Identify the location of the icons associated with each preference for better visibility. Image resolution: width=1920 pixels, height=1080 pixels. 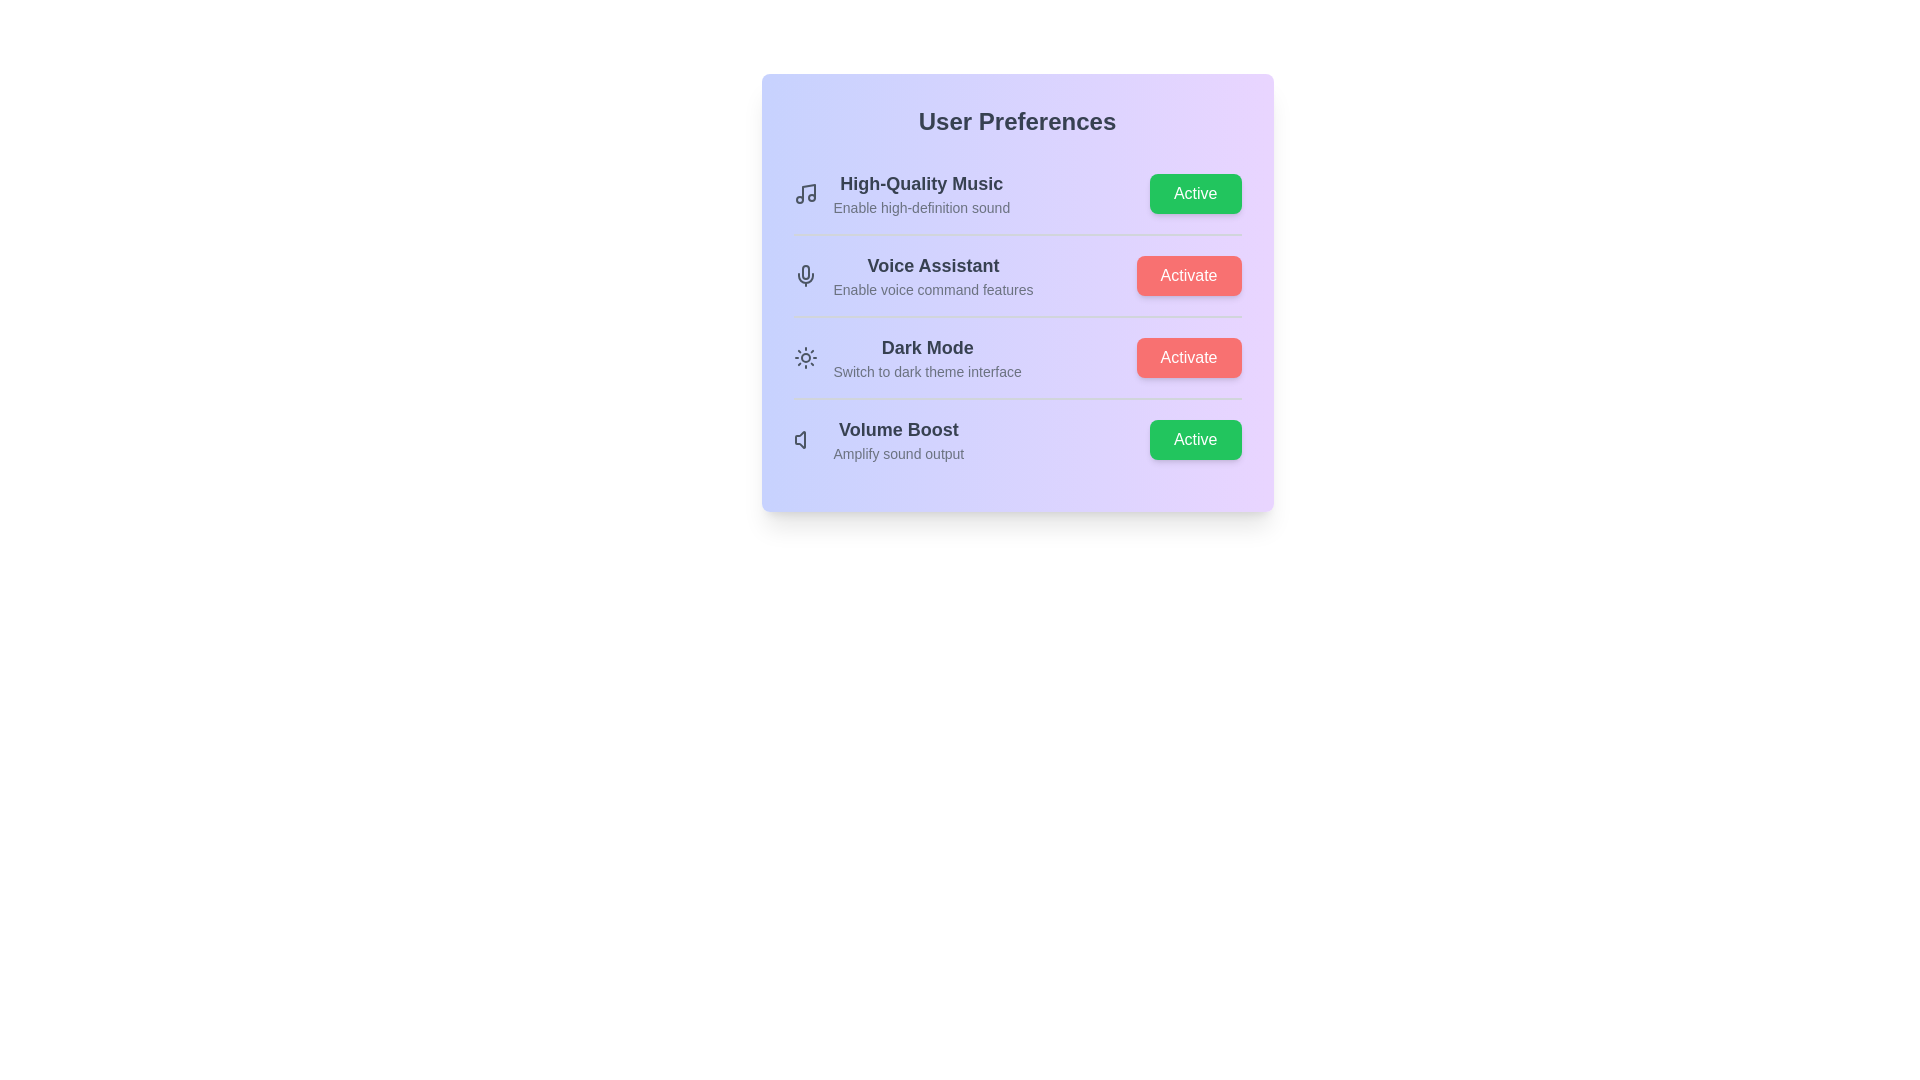
(805, 193).